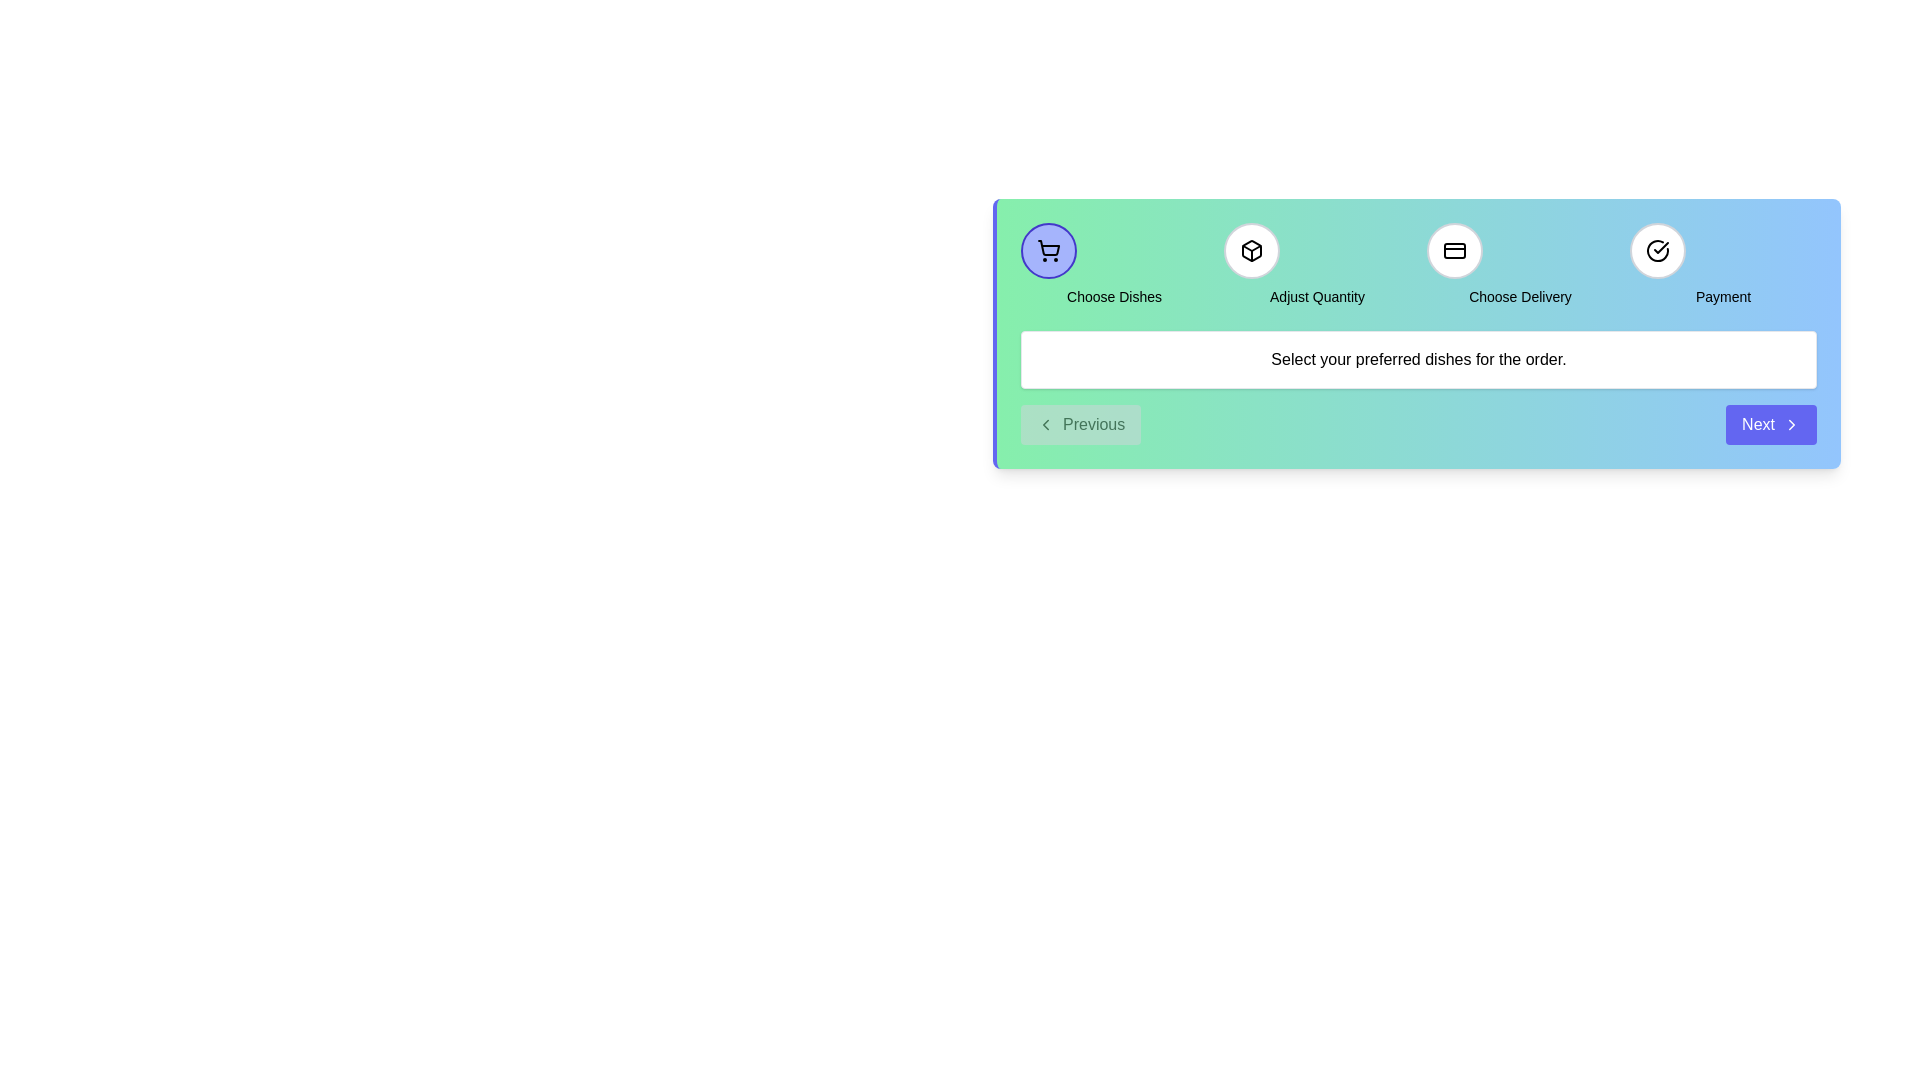 The width and height of the screenshot is (1920, 1080). What do you see at coordinates (1520, 264) in the screenshot?
I see `the third circular glyph labeled as 'Choose Delivery' in the step indicator row` at bounding box center [1520, 264].